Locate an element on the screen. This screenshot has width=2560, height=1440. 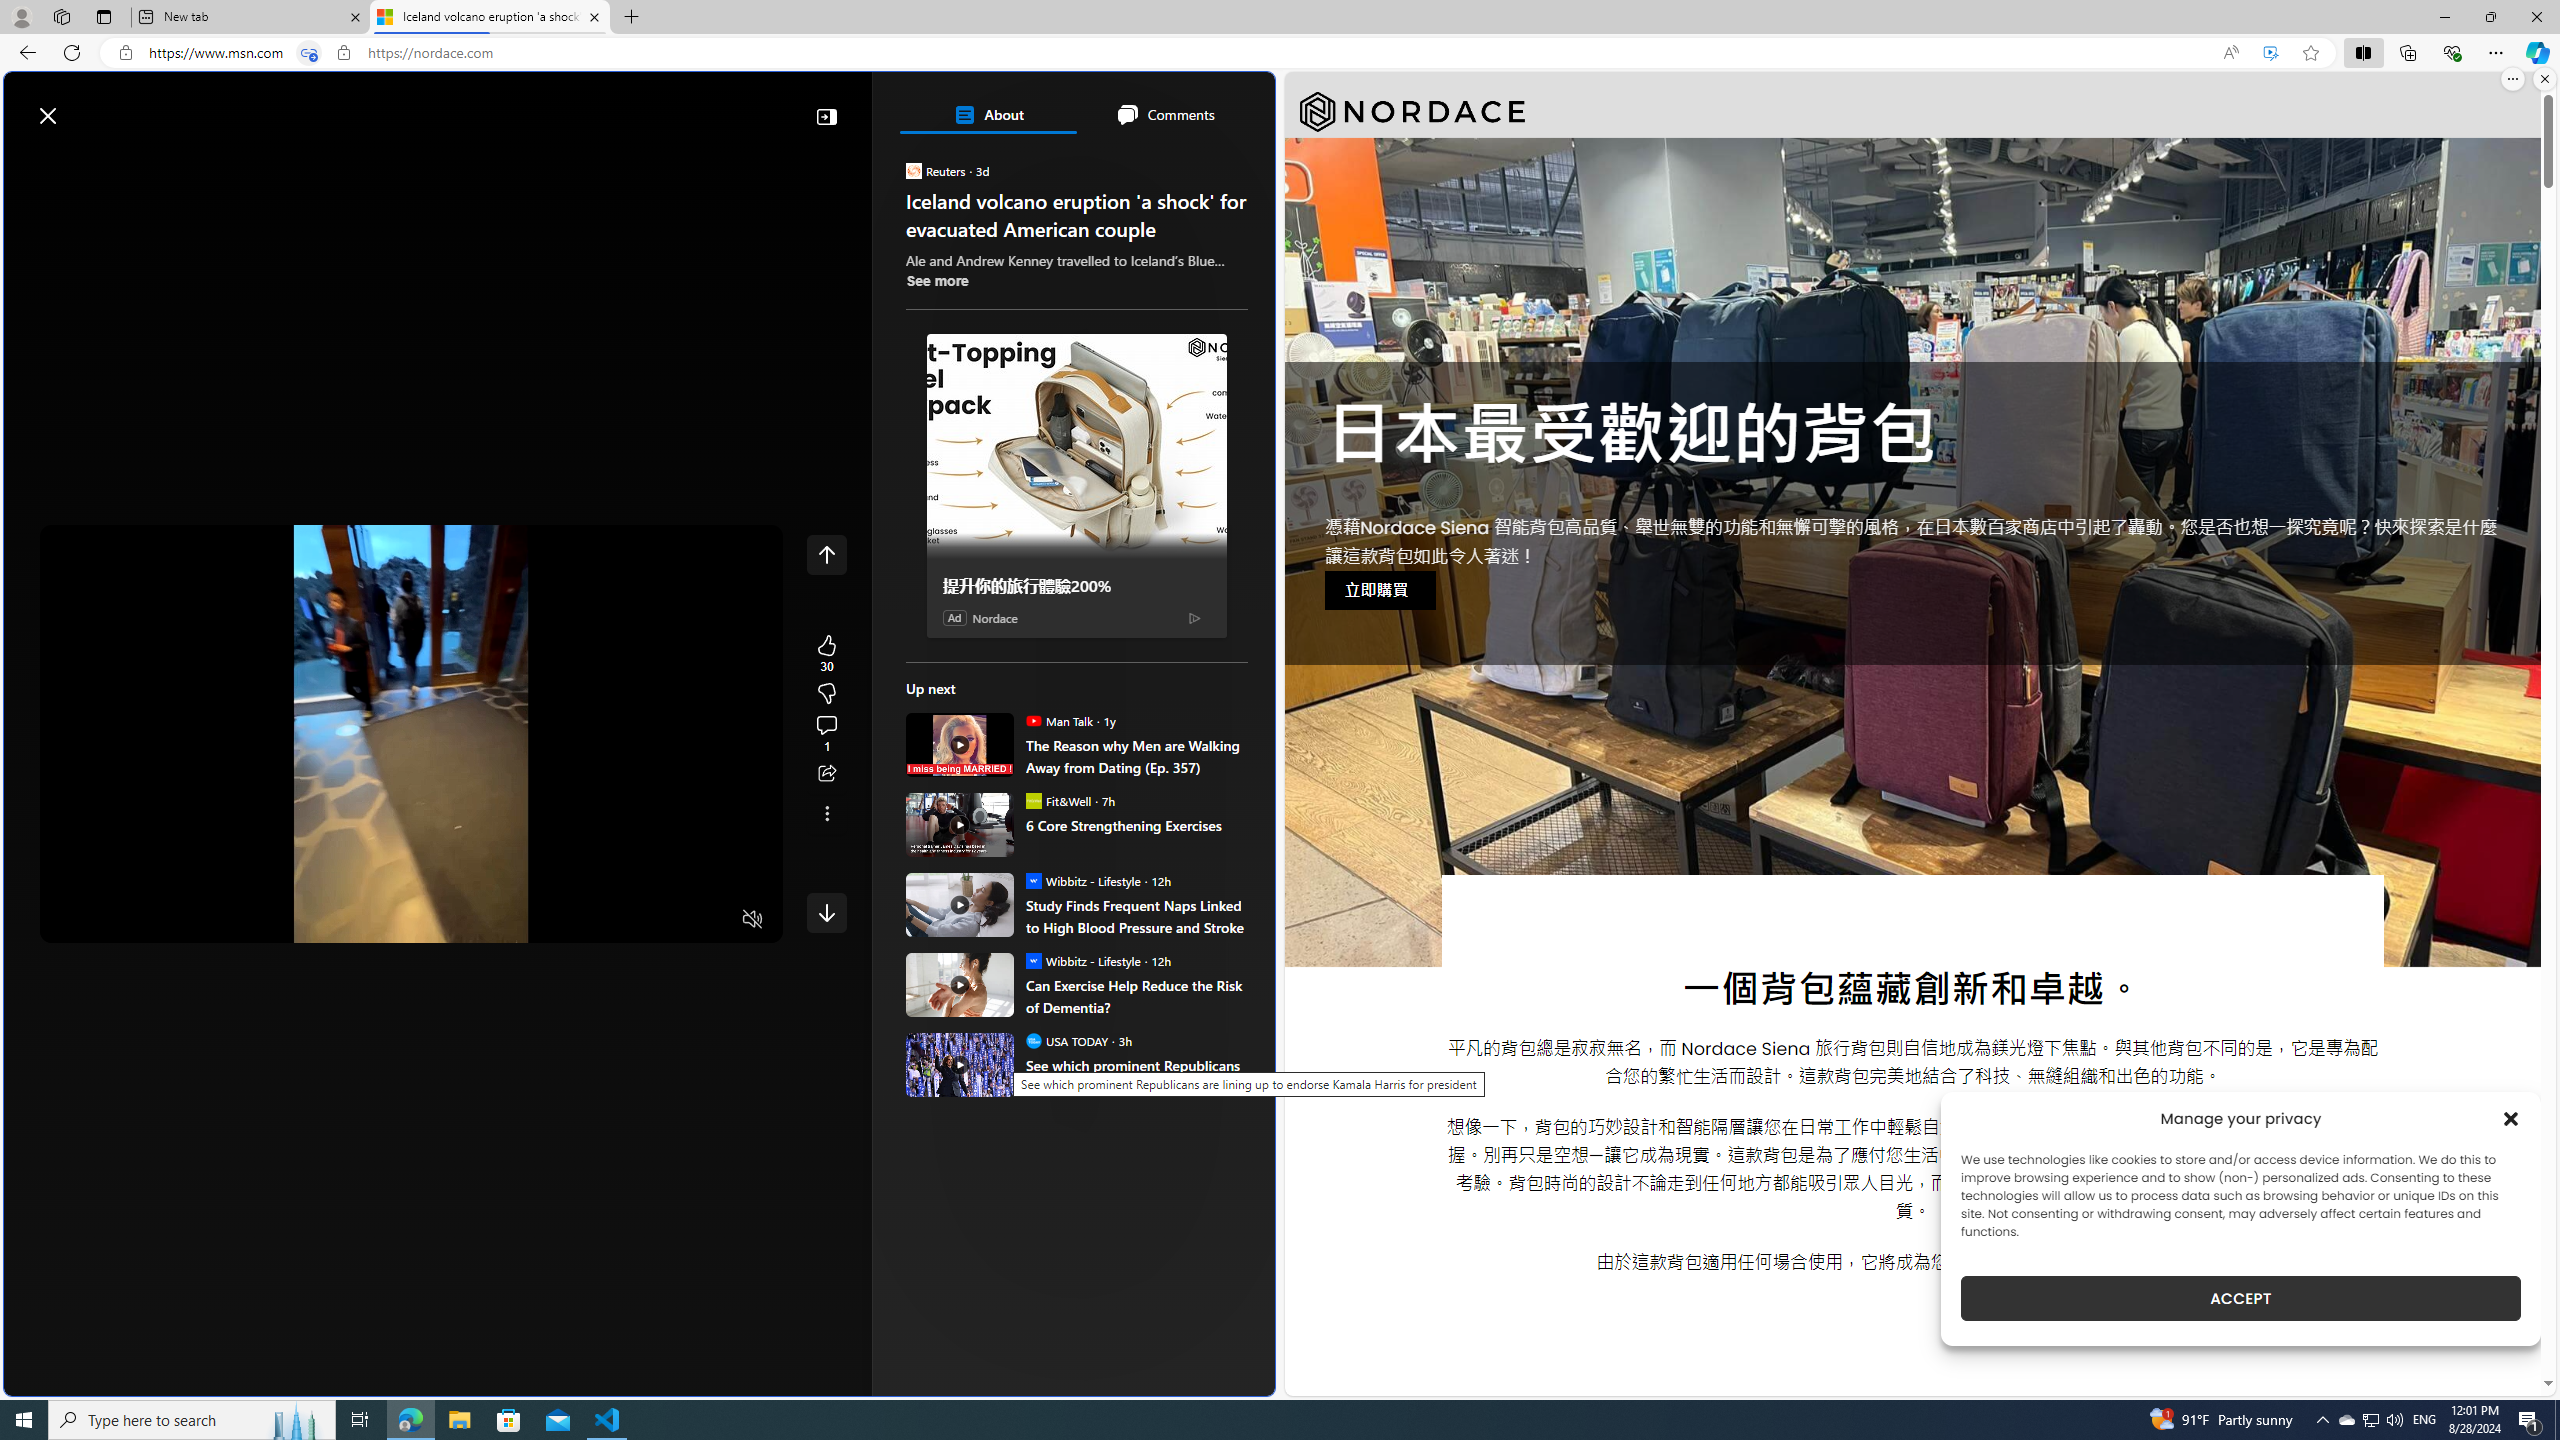
'Captions' is located at coordinates (673, 919).